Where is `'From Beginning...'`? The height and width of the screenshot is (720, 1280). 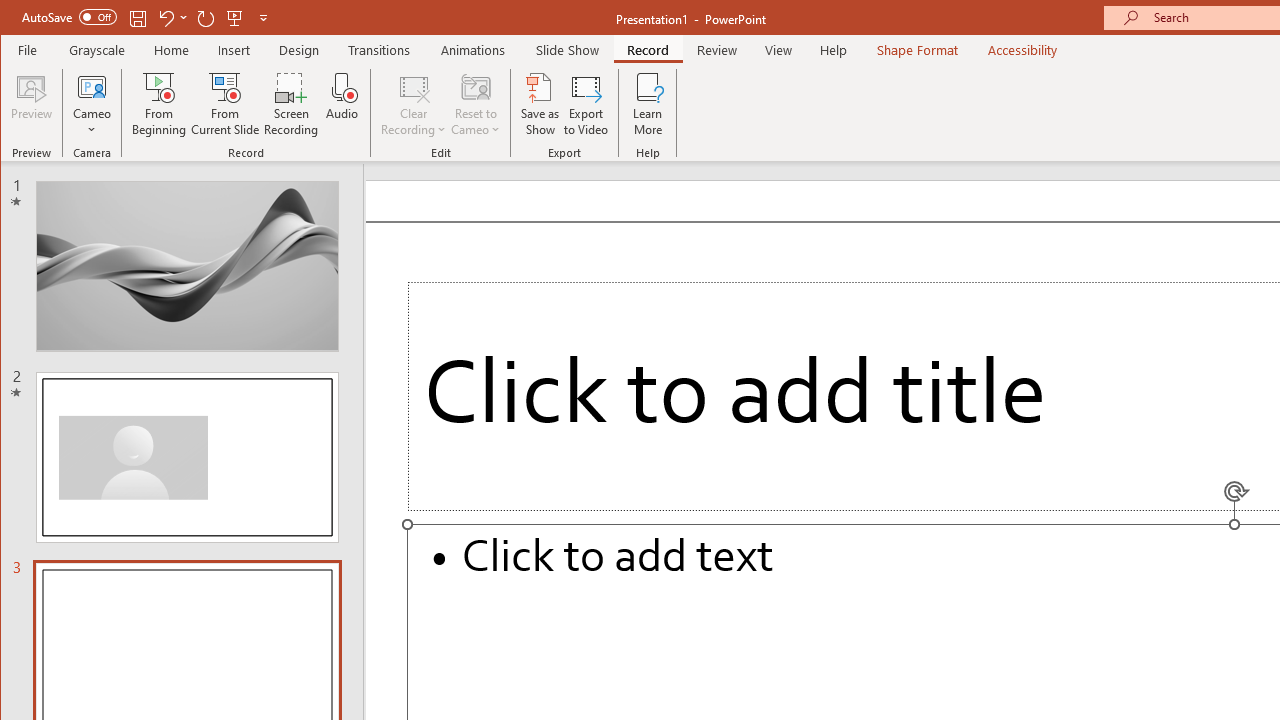
'From Beginning...' is located at coordinates (160, 104).